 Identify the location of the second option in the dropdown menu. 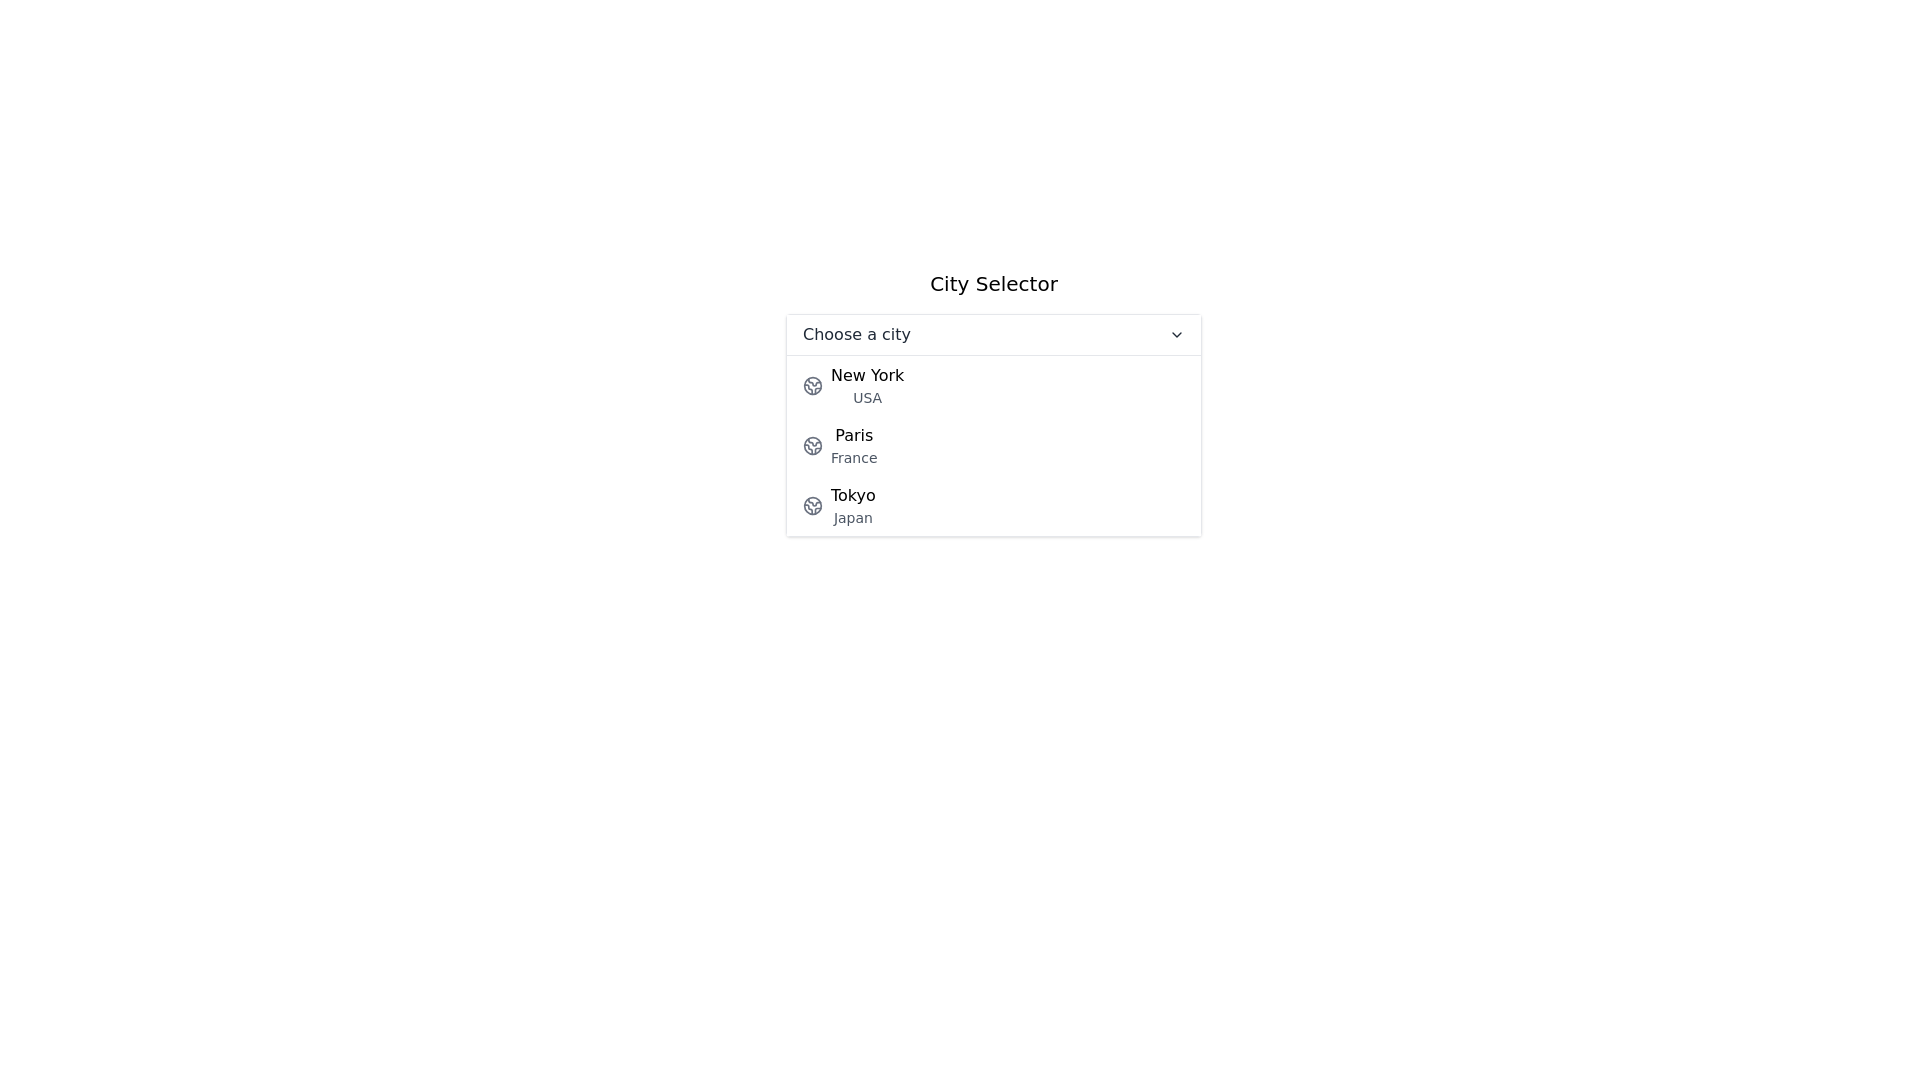
(993, 445).